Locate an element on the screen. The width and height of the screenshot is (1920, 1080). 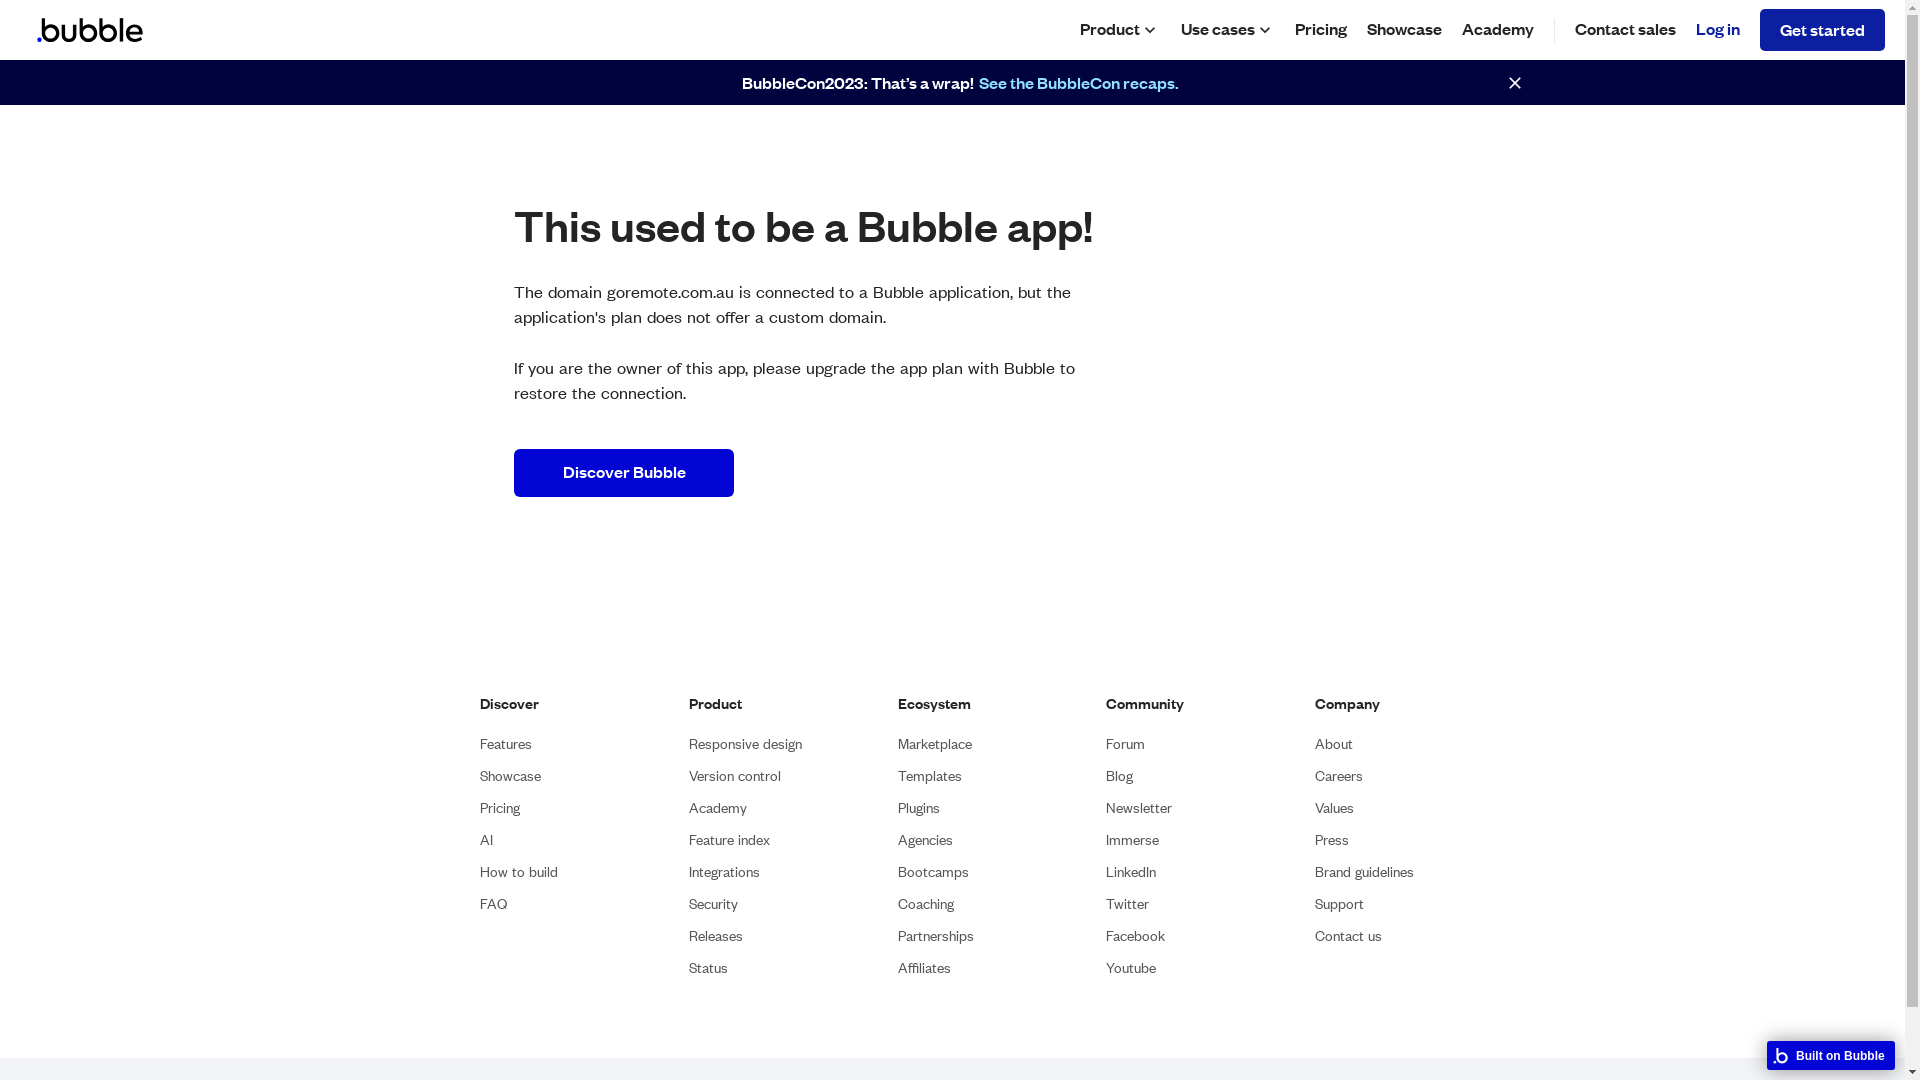
'FAQ' is located at coordinates (493, 903).